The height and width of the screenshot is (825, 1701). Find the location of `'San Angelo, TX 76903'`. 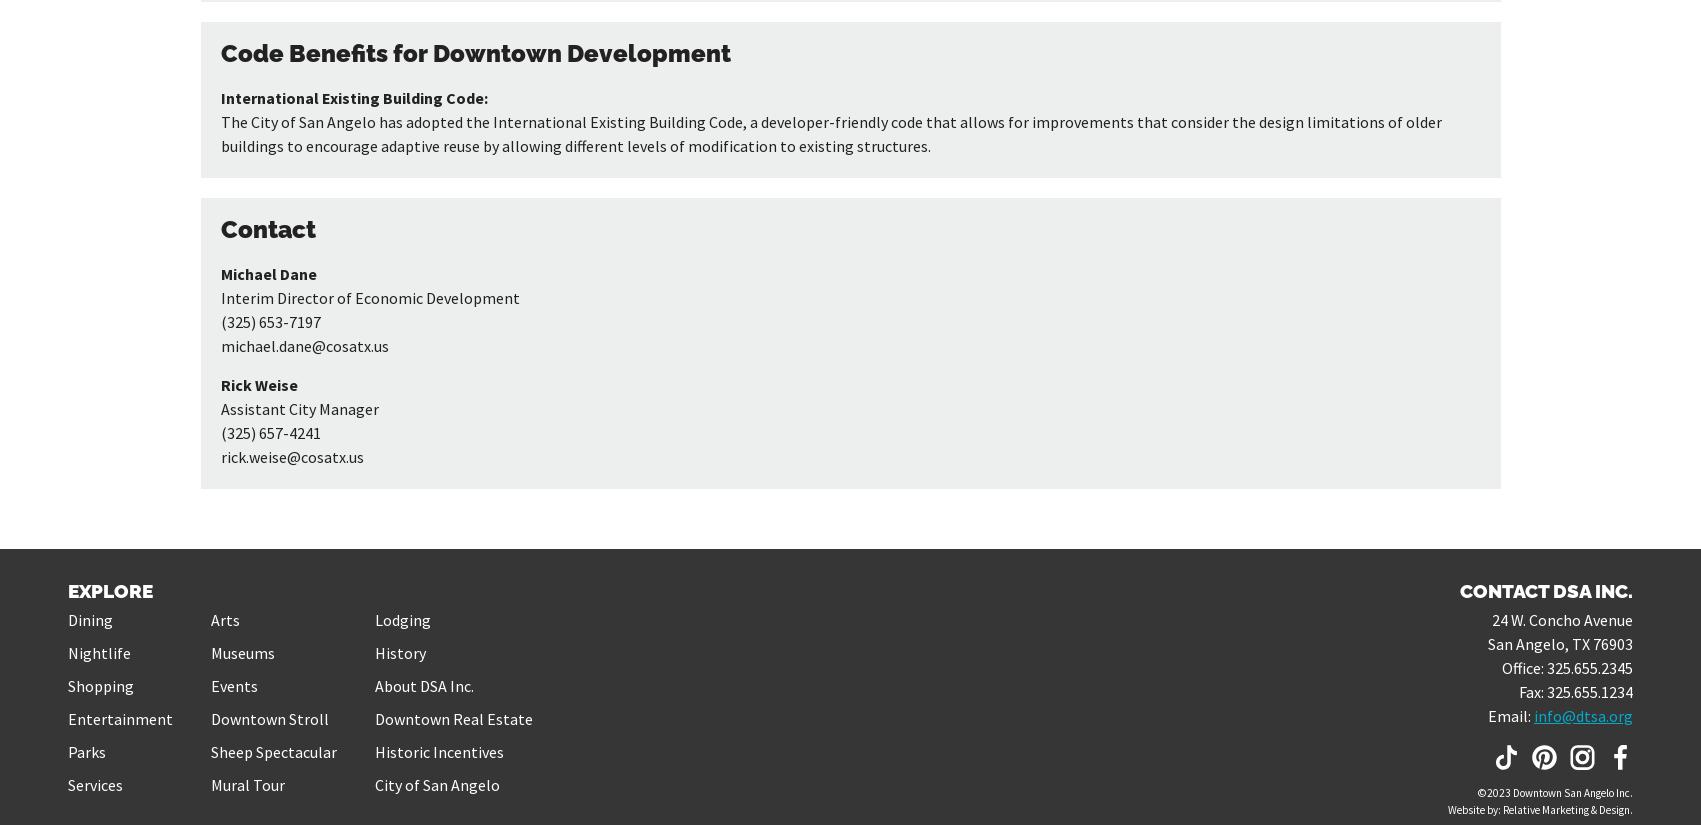

'San Angelo, TX 76903' is located at coordinates (1487, 642).